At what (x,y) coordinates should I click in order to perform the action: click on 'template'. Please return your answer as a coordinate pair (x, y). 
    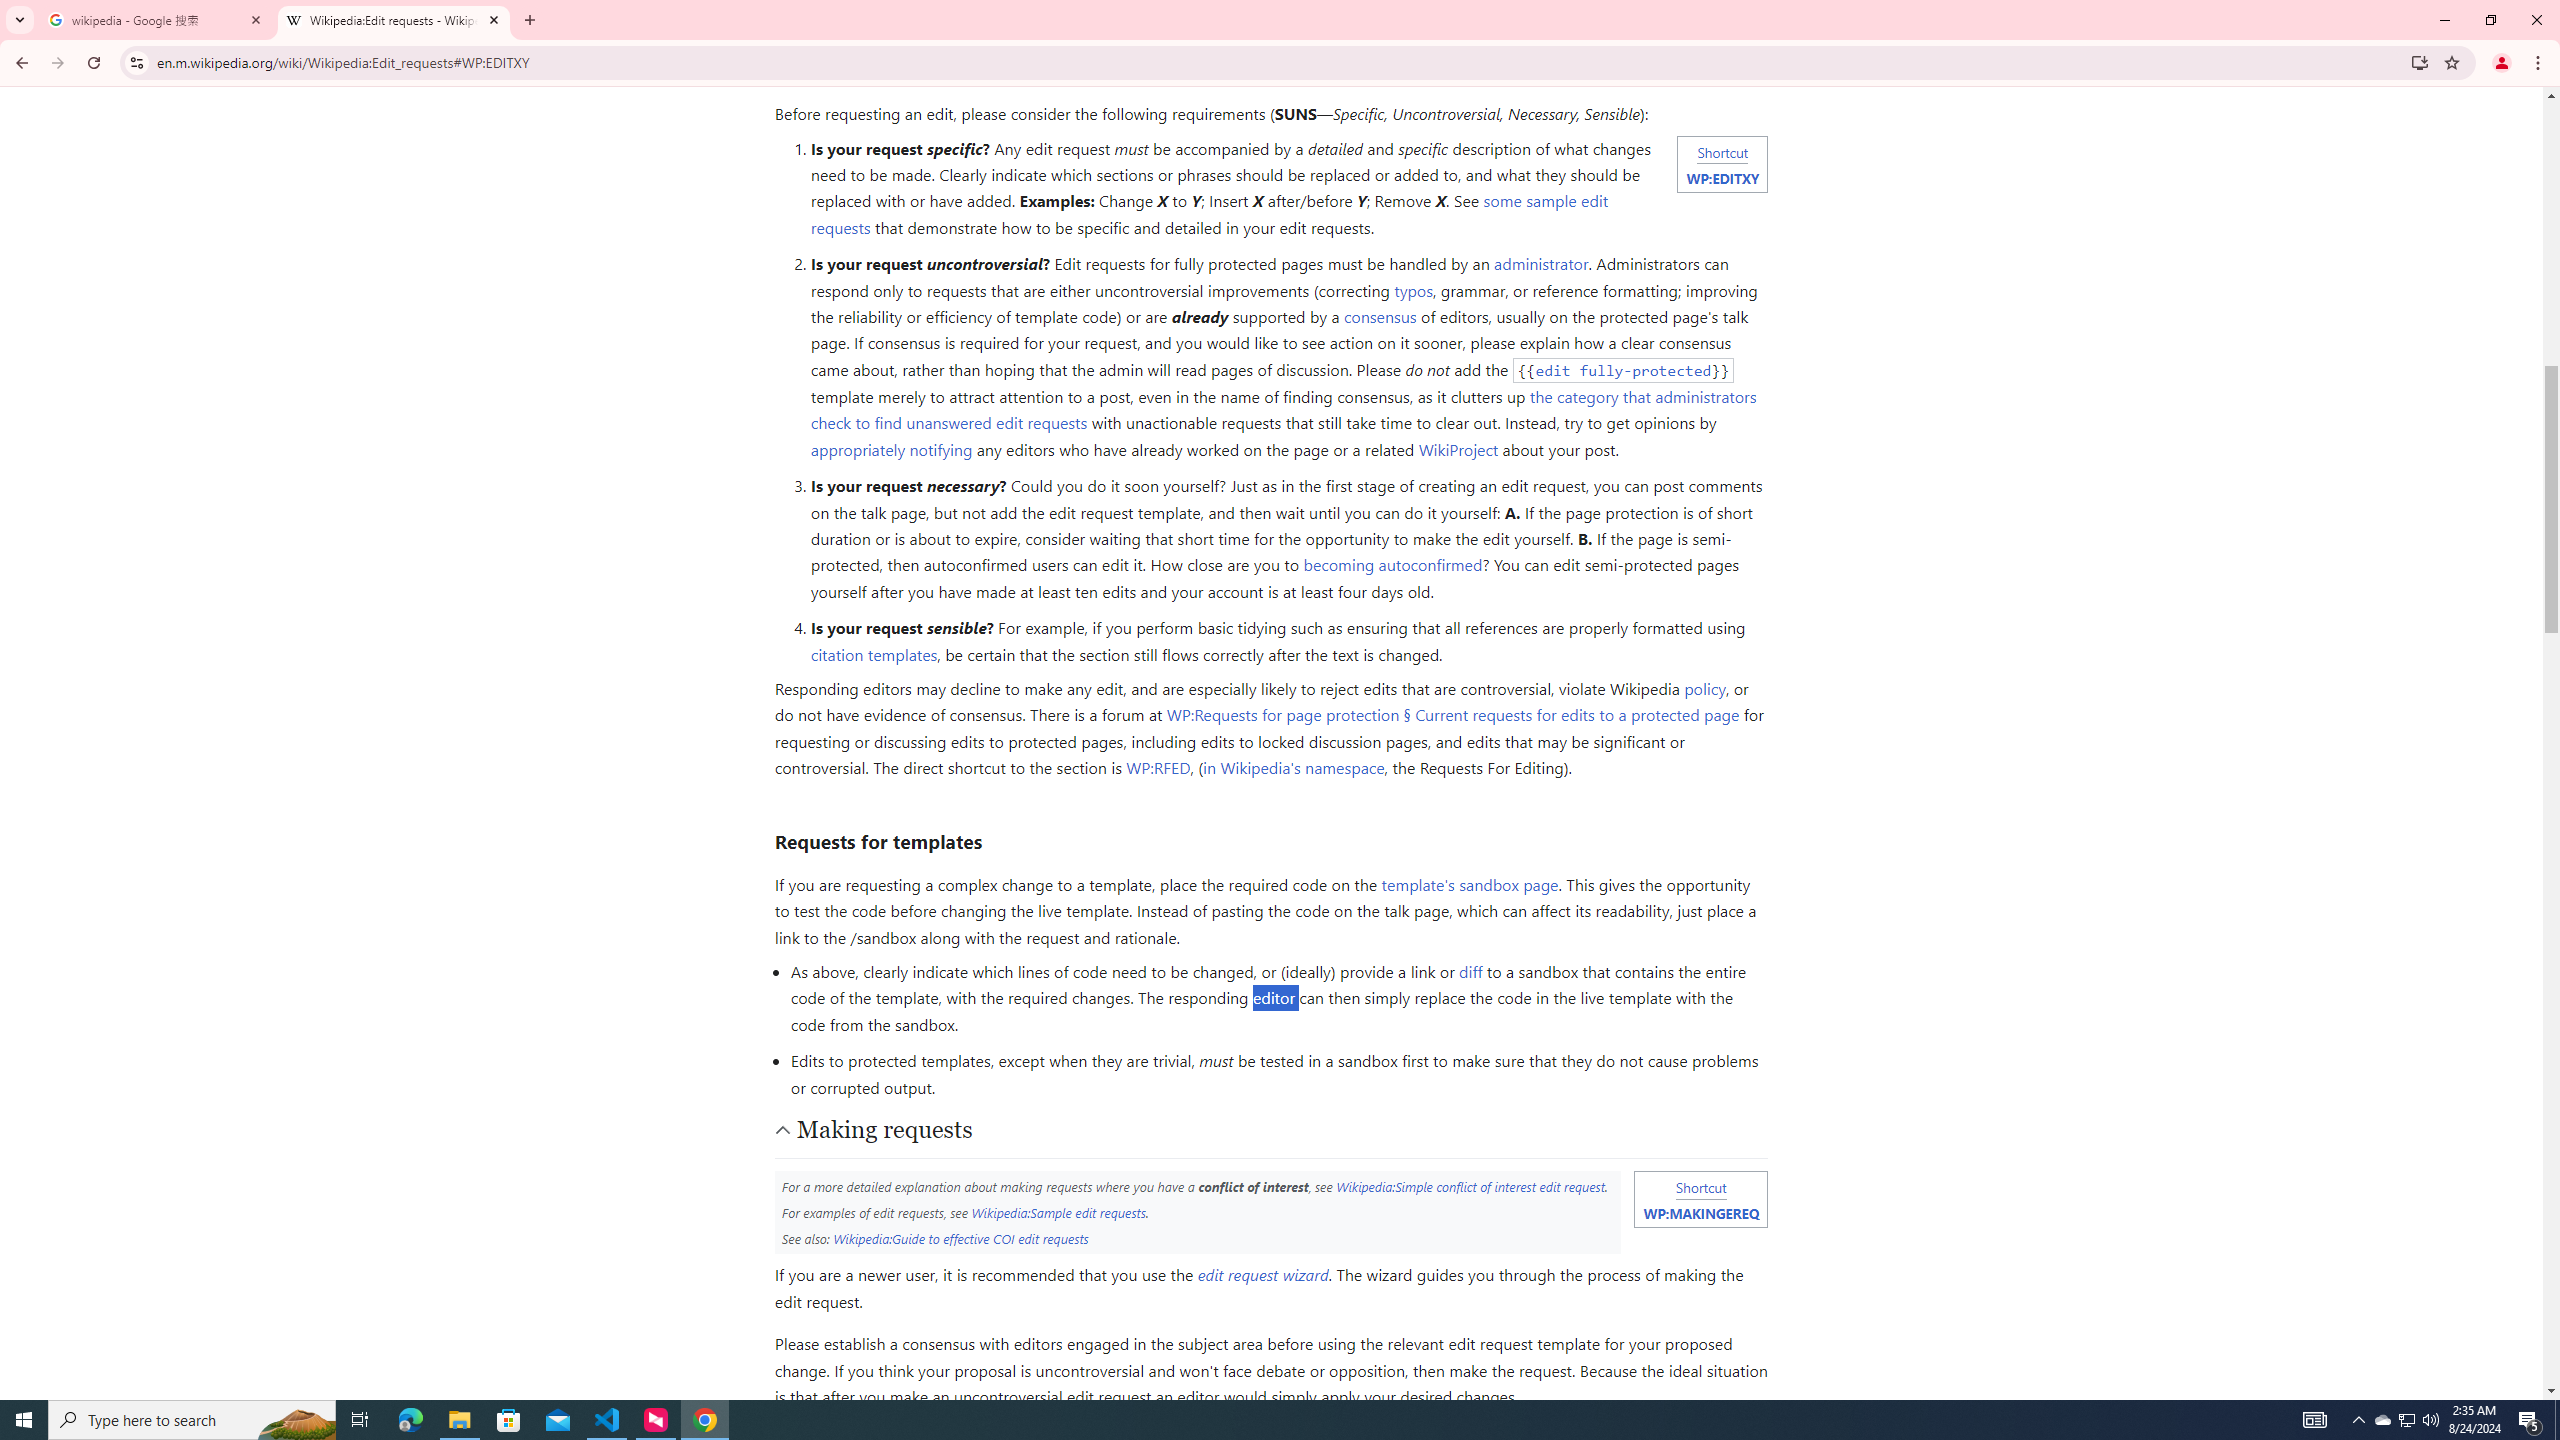
    Looking at the image, I should click on (1468, 884).